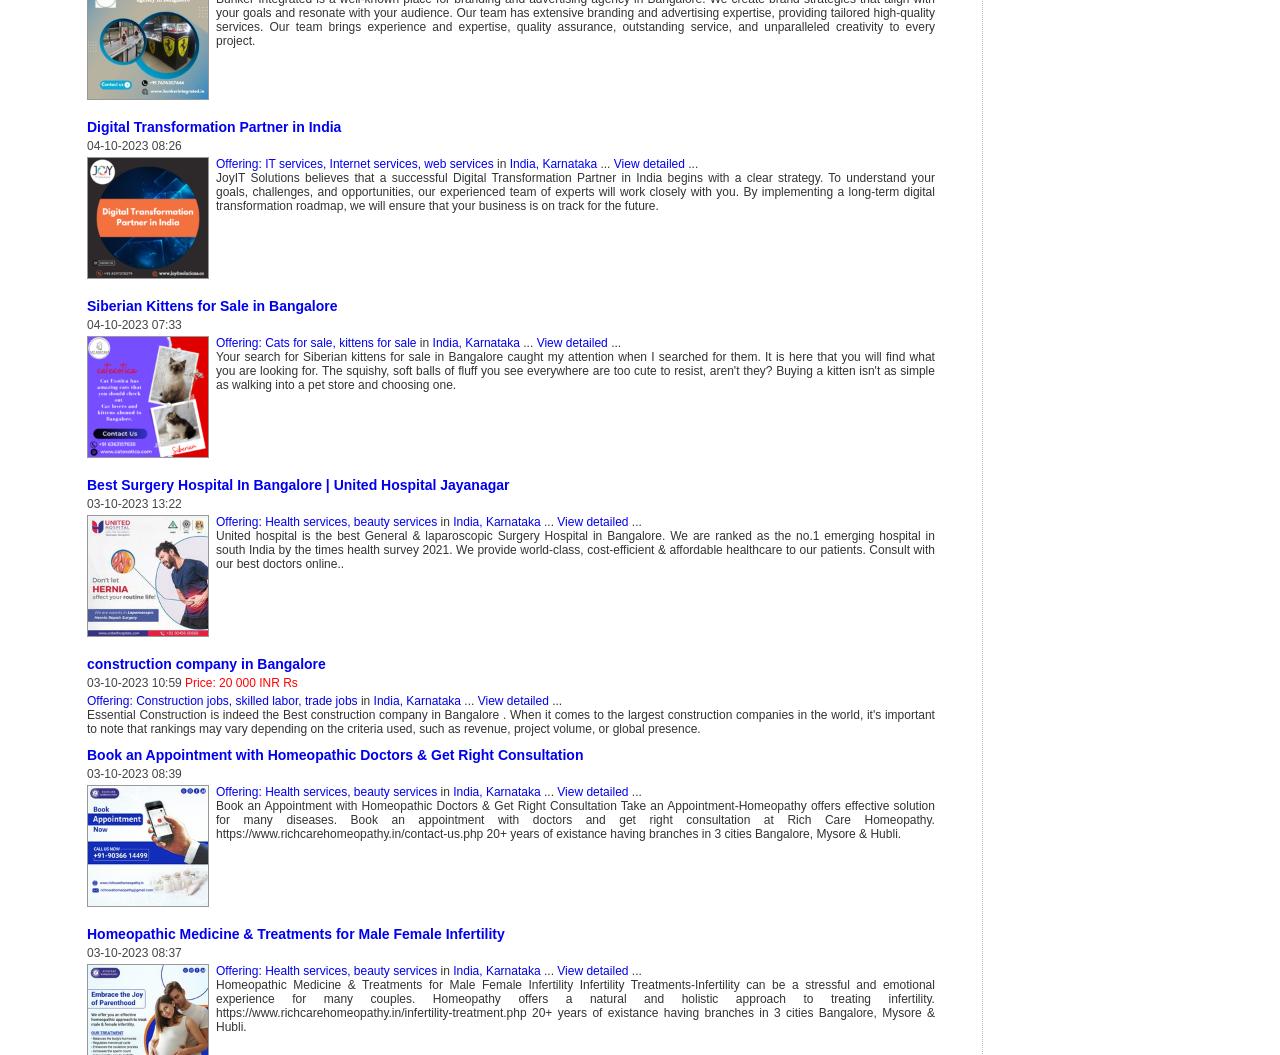 Image resolution: width=1280 pixels, height=1055 pixels. Describe the element at coordinates (86, 754) in the screenshot. I see `'Book an Appointment with Homeopathic Doctors & Get Right Consultation'` at that location.